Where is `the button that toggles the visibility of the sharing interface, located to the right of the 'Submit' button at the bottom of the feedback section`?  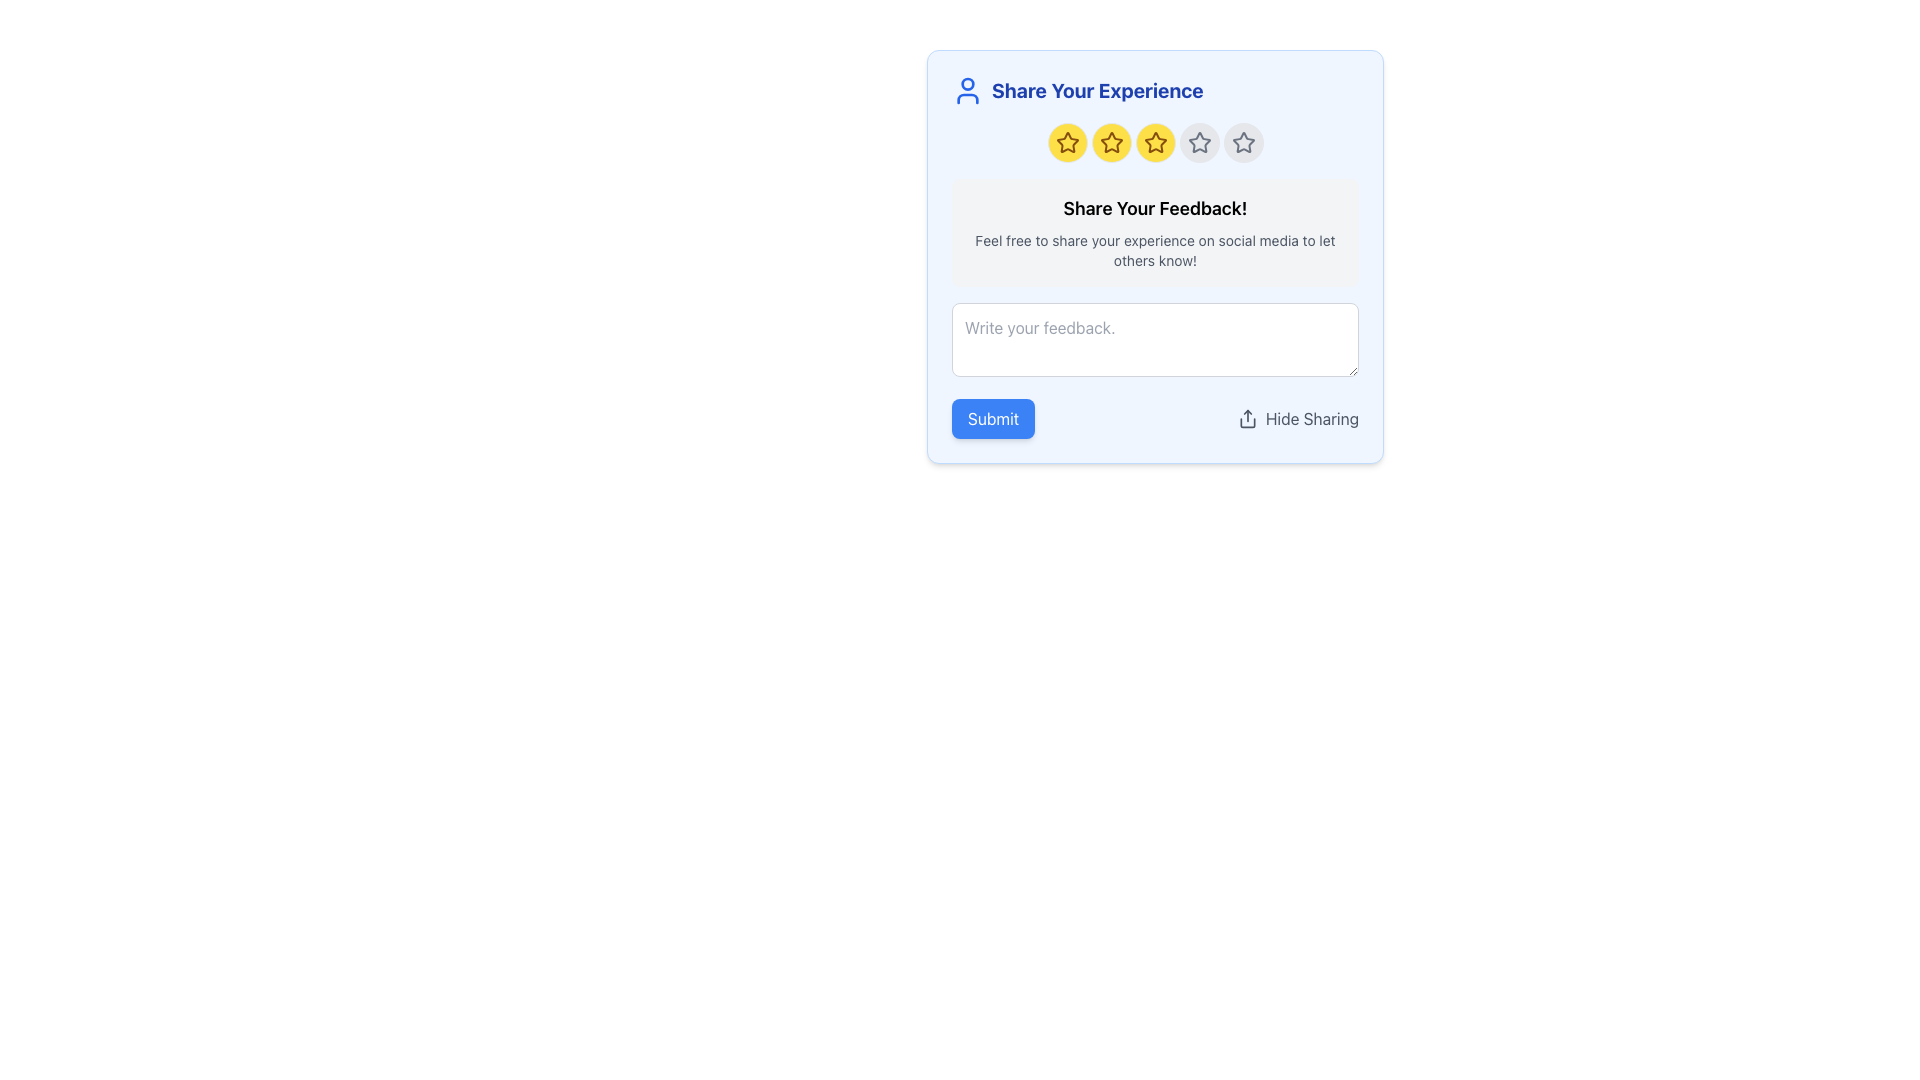
the button that toggles the visibility of the sharing interface, located to the right of the 'Submit' button at the bottom of the feedback section is located at coordinates (1298, 418).